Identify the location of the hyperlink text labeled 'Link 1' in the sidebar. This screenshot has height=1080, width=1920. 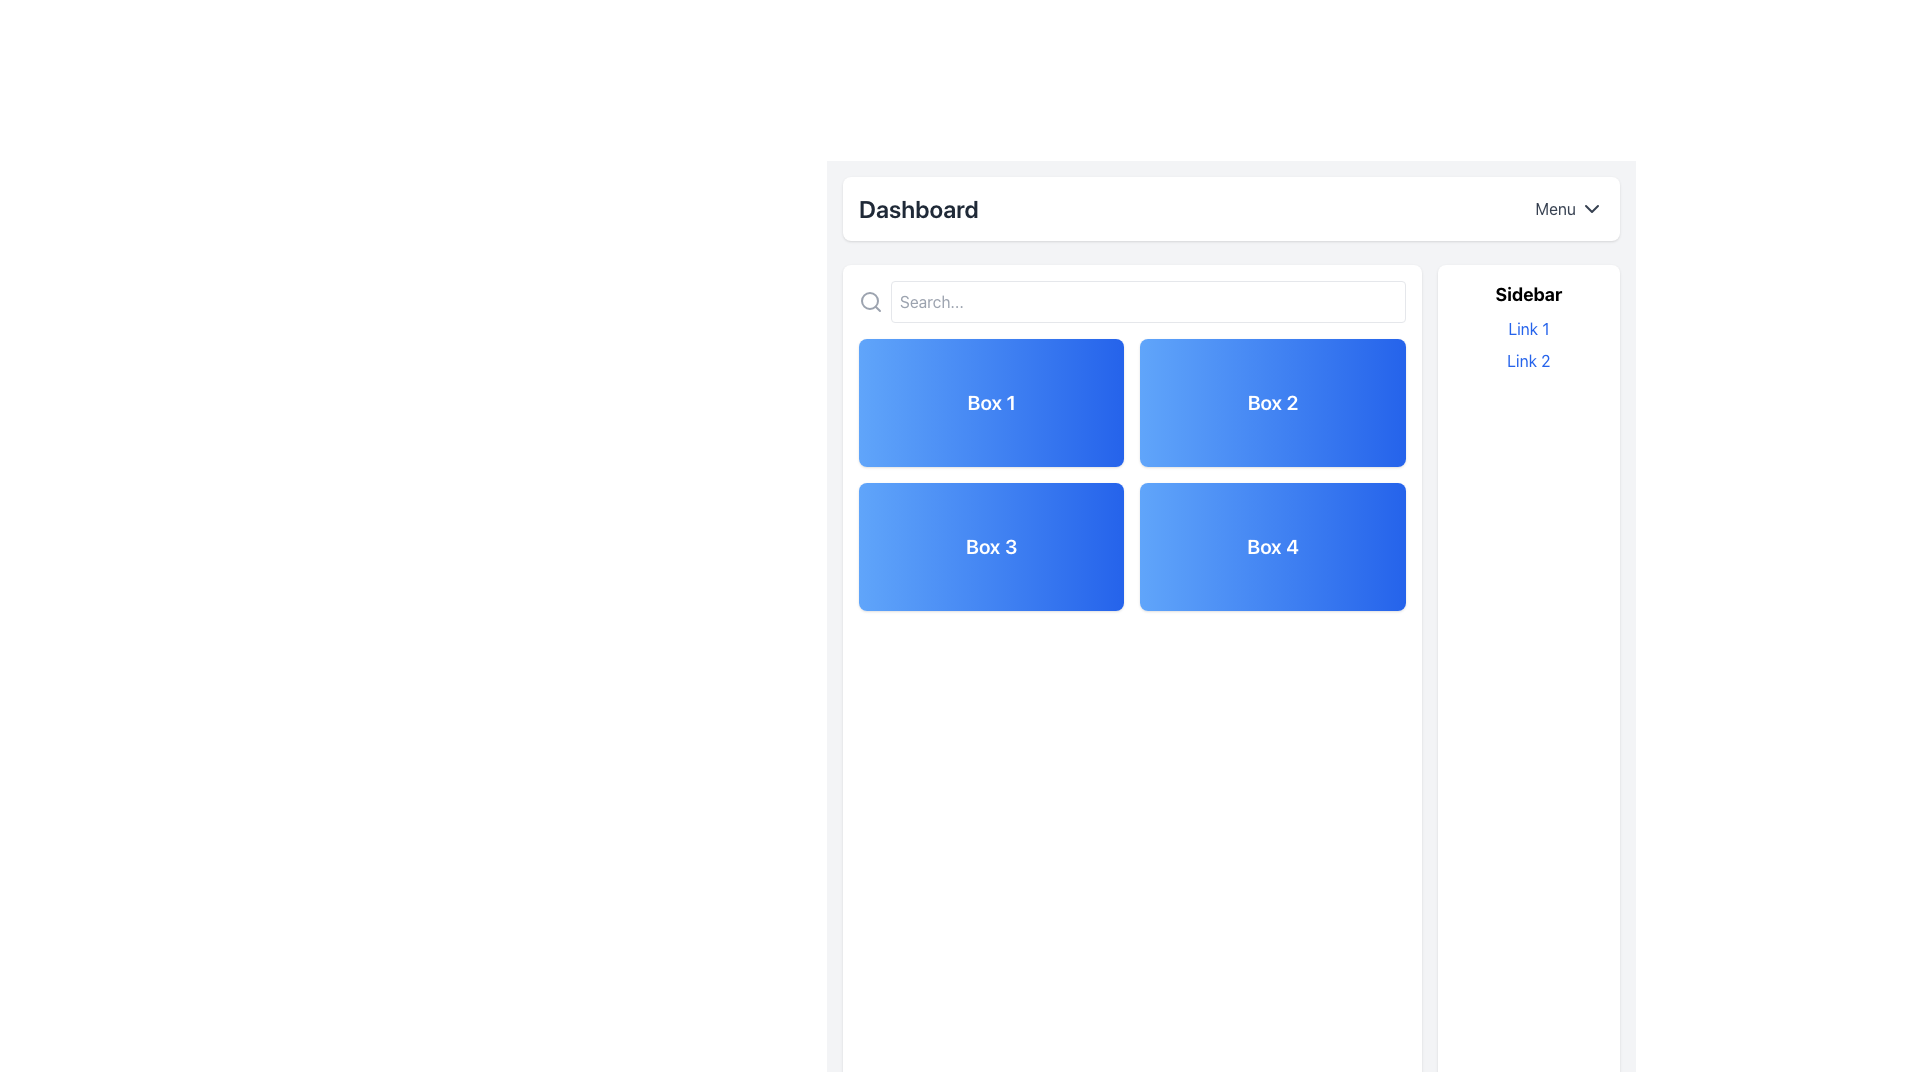
(1527, 327).